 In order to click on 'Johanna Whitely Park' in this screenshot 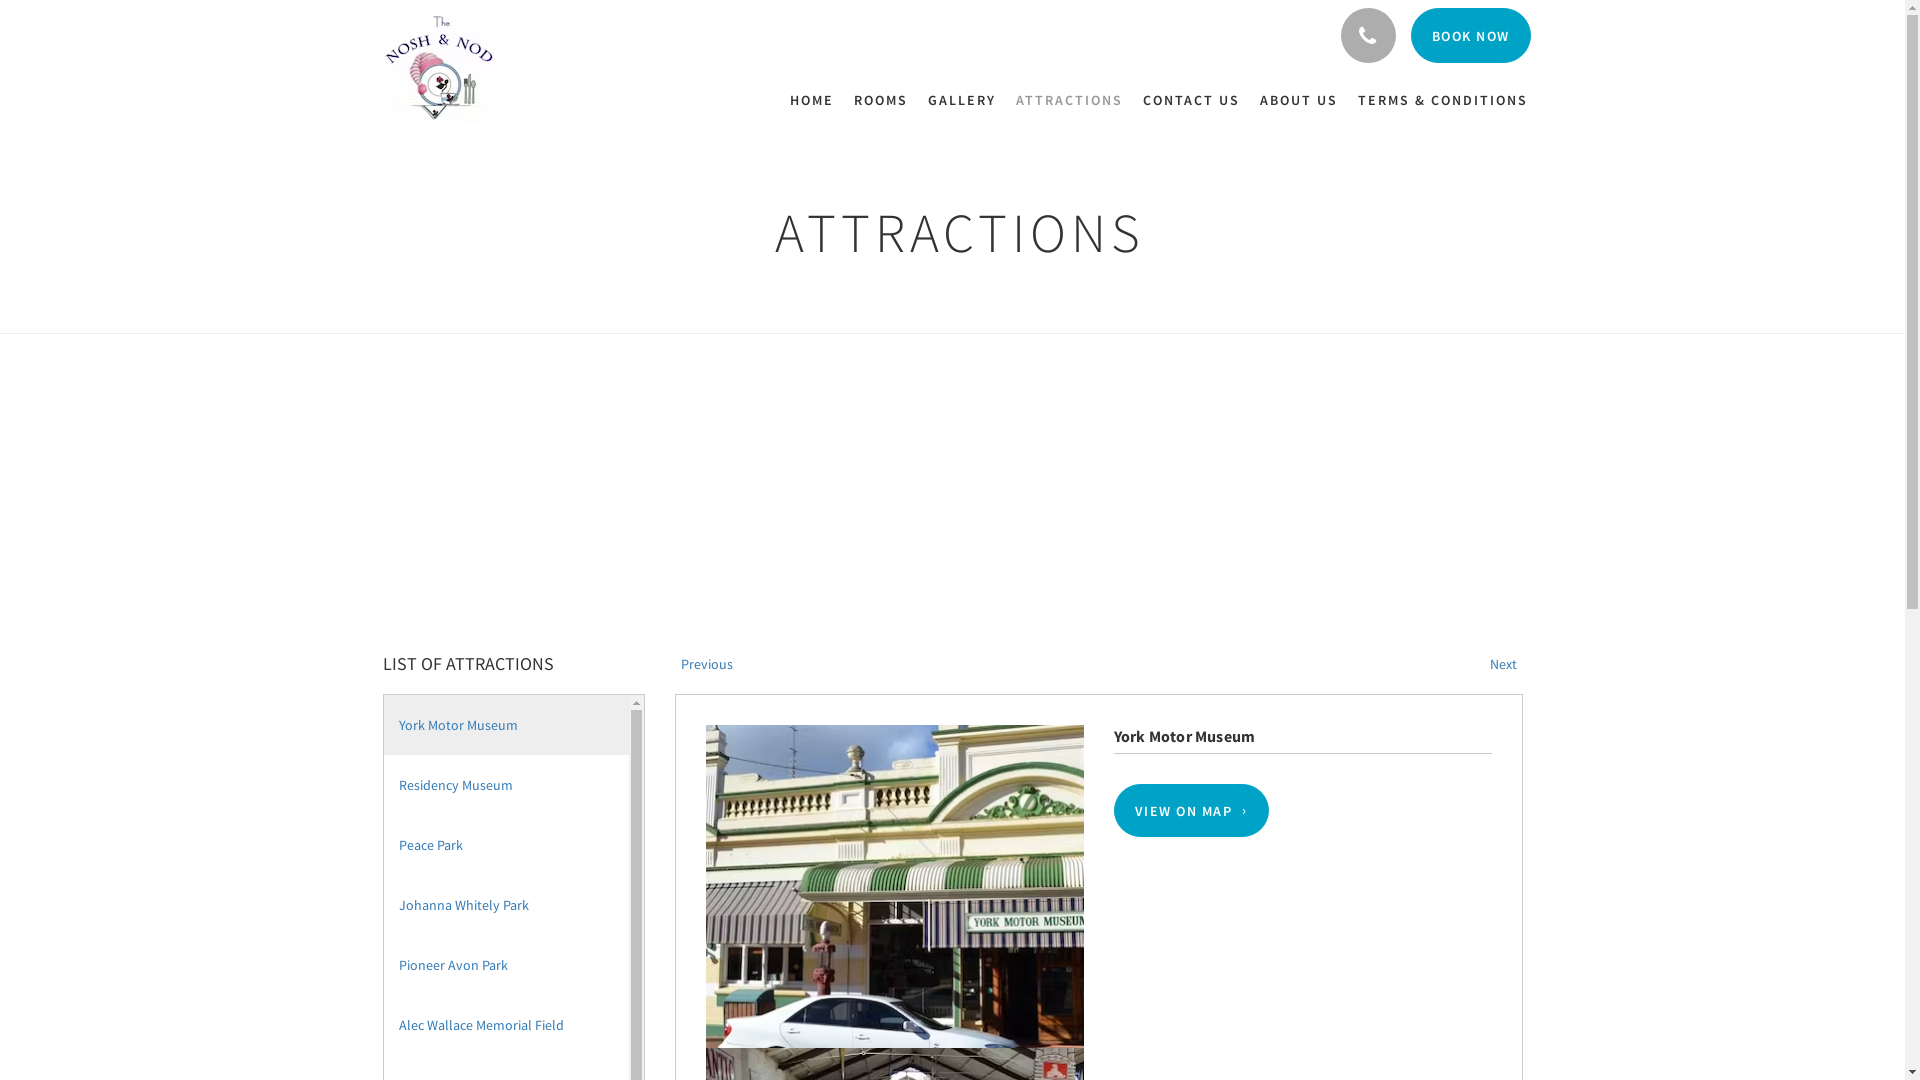, I will do `click(507, 905)`.